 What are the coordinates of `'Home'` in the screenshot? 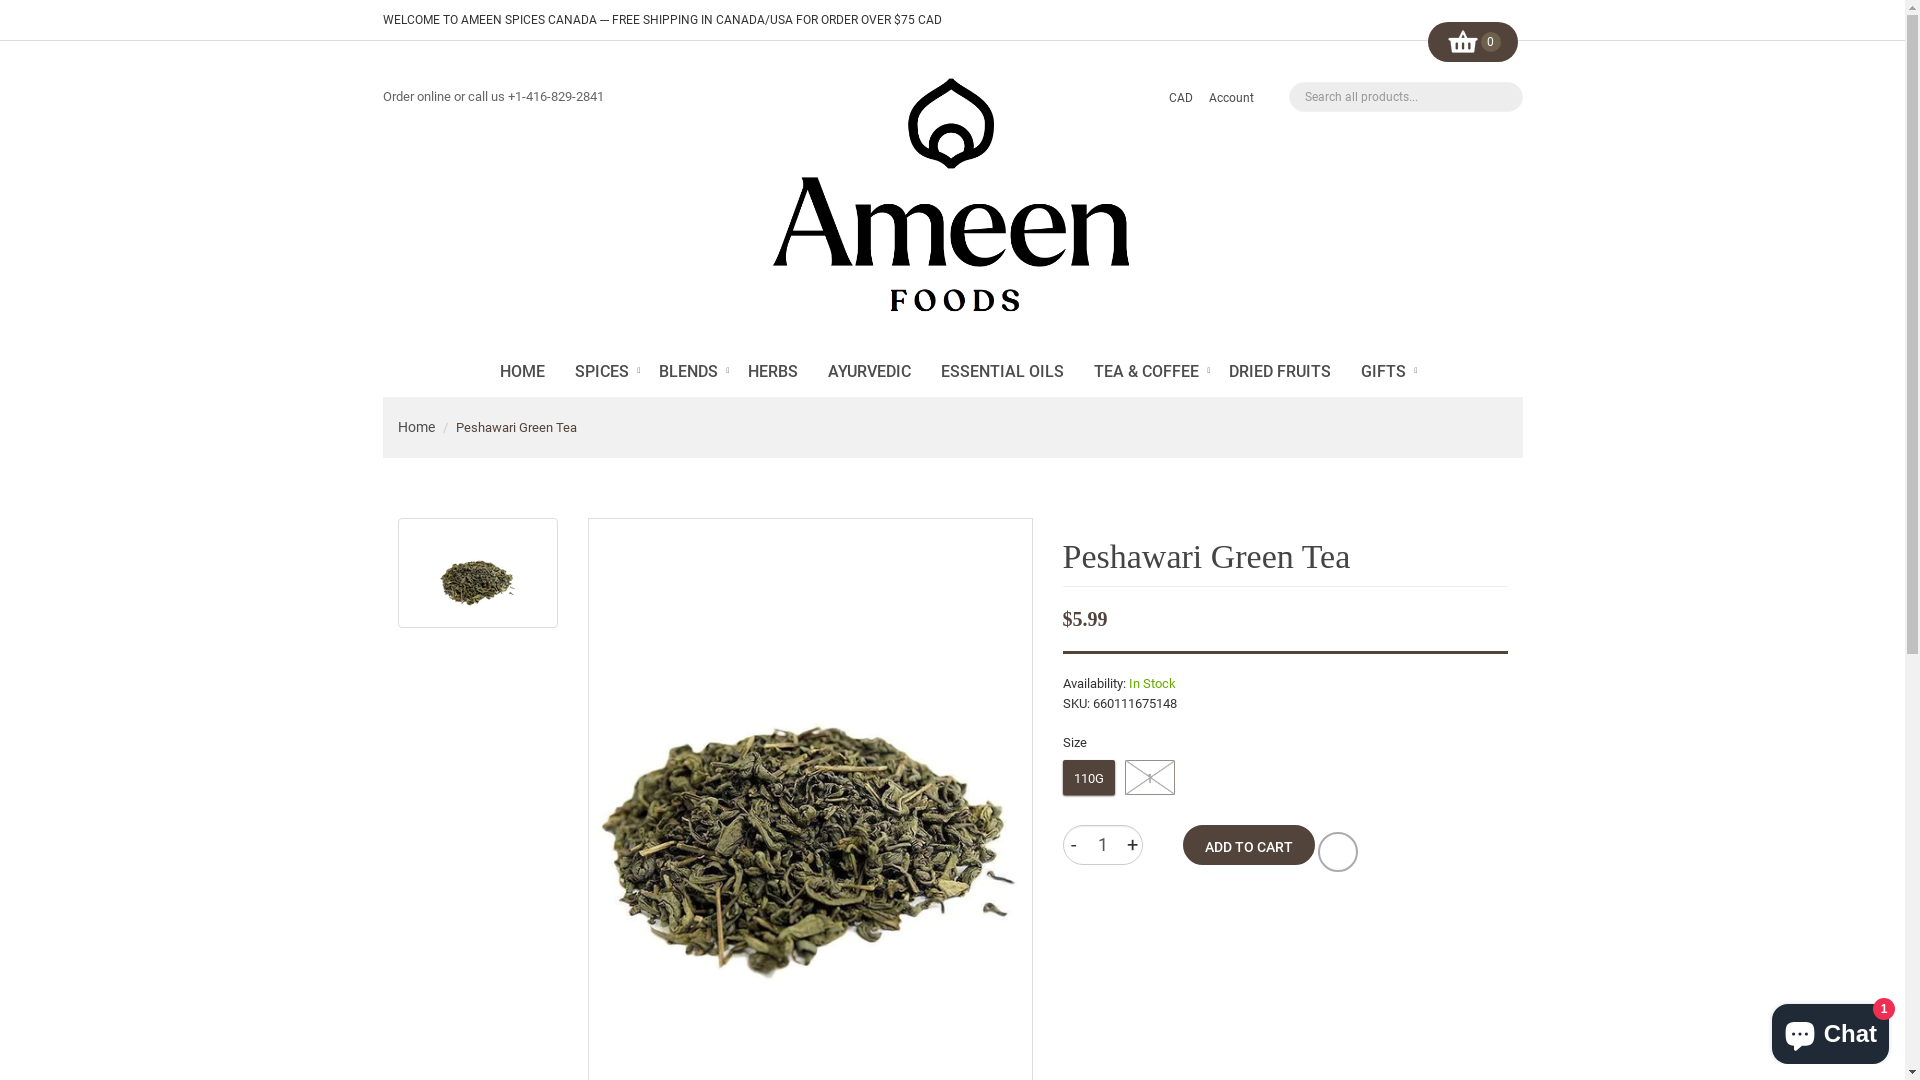 It's located at (415, 426).